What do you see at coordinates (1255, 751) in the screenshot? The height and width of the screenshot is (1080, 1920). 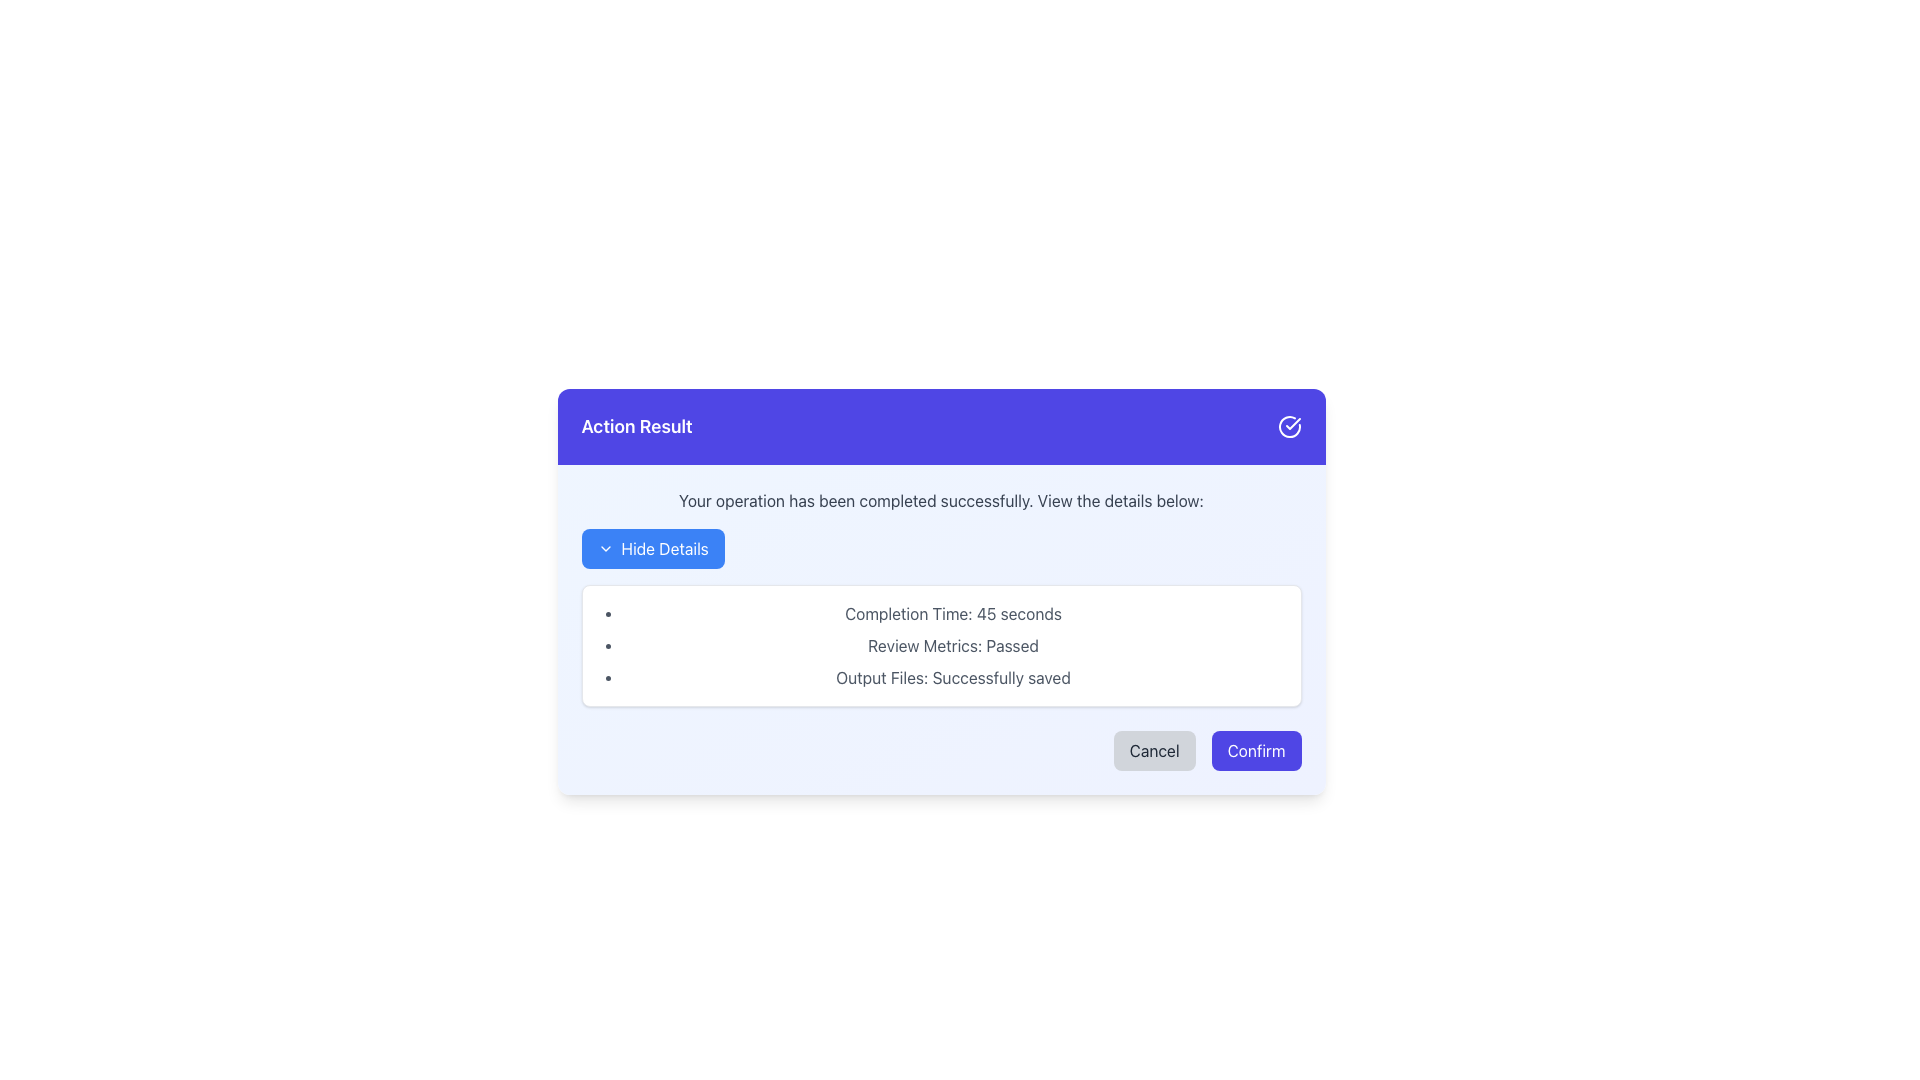 I see `the 'Confirm' button, which is a rectangular button with a blue background and white text, located near the bottom right of the interface` at bounding box center [1255, 751].